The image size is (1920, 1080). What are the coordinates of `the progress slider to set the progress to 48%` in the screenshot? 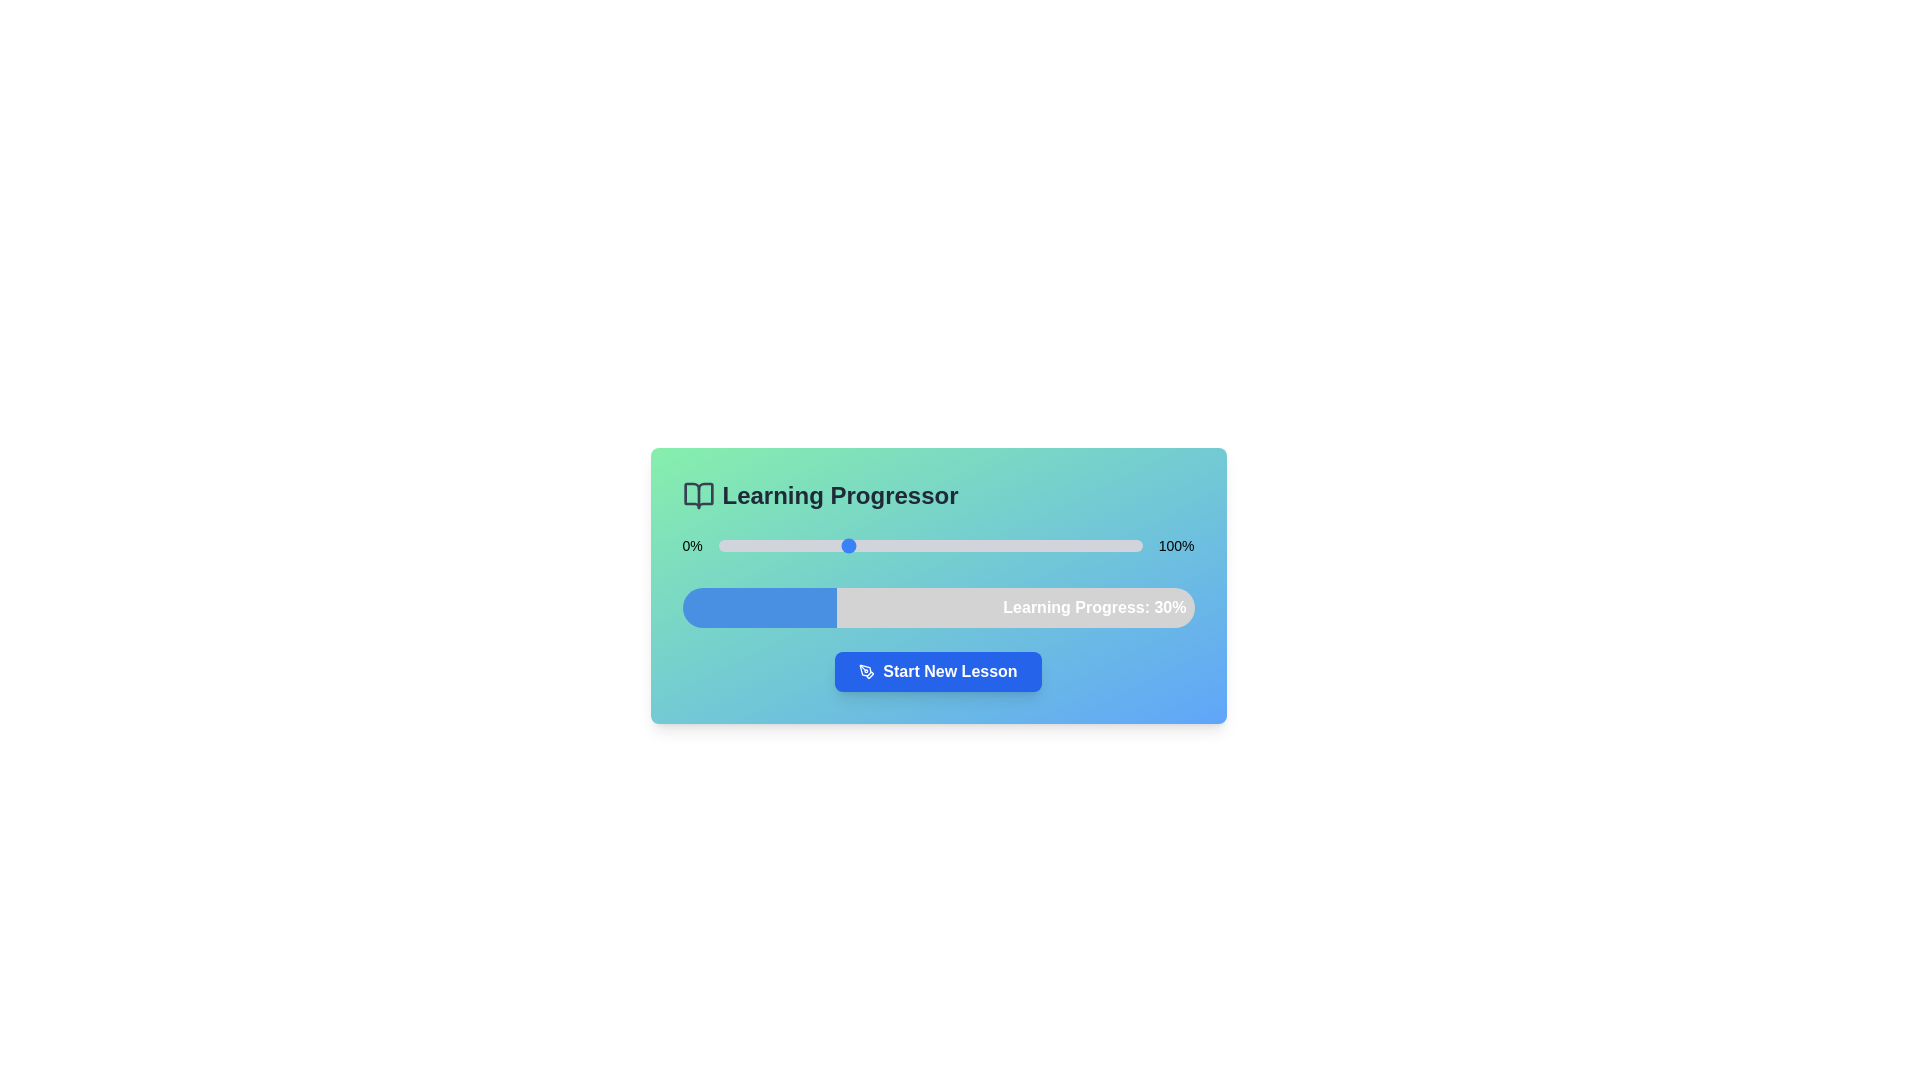 It's located at (921, 546).